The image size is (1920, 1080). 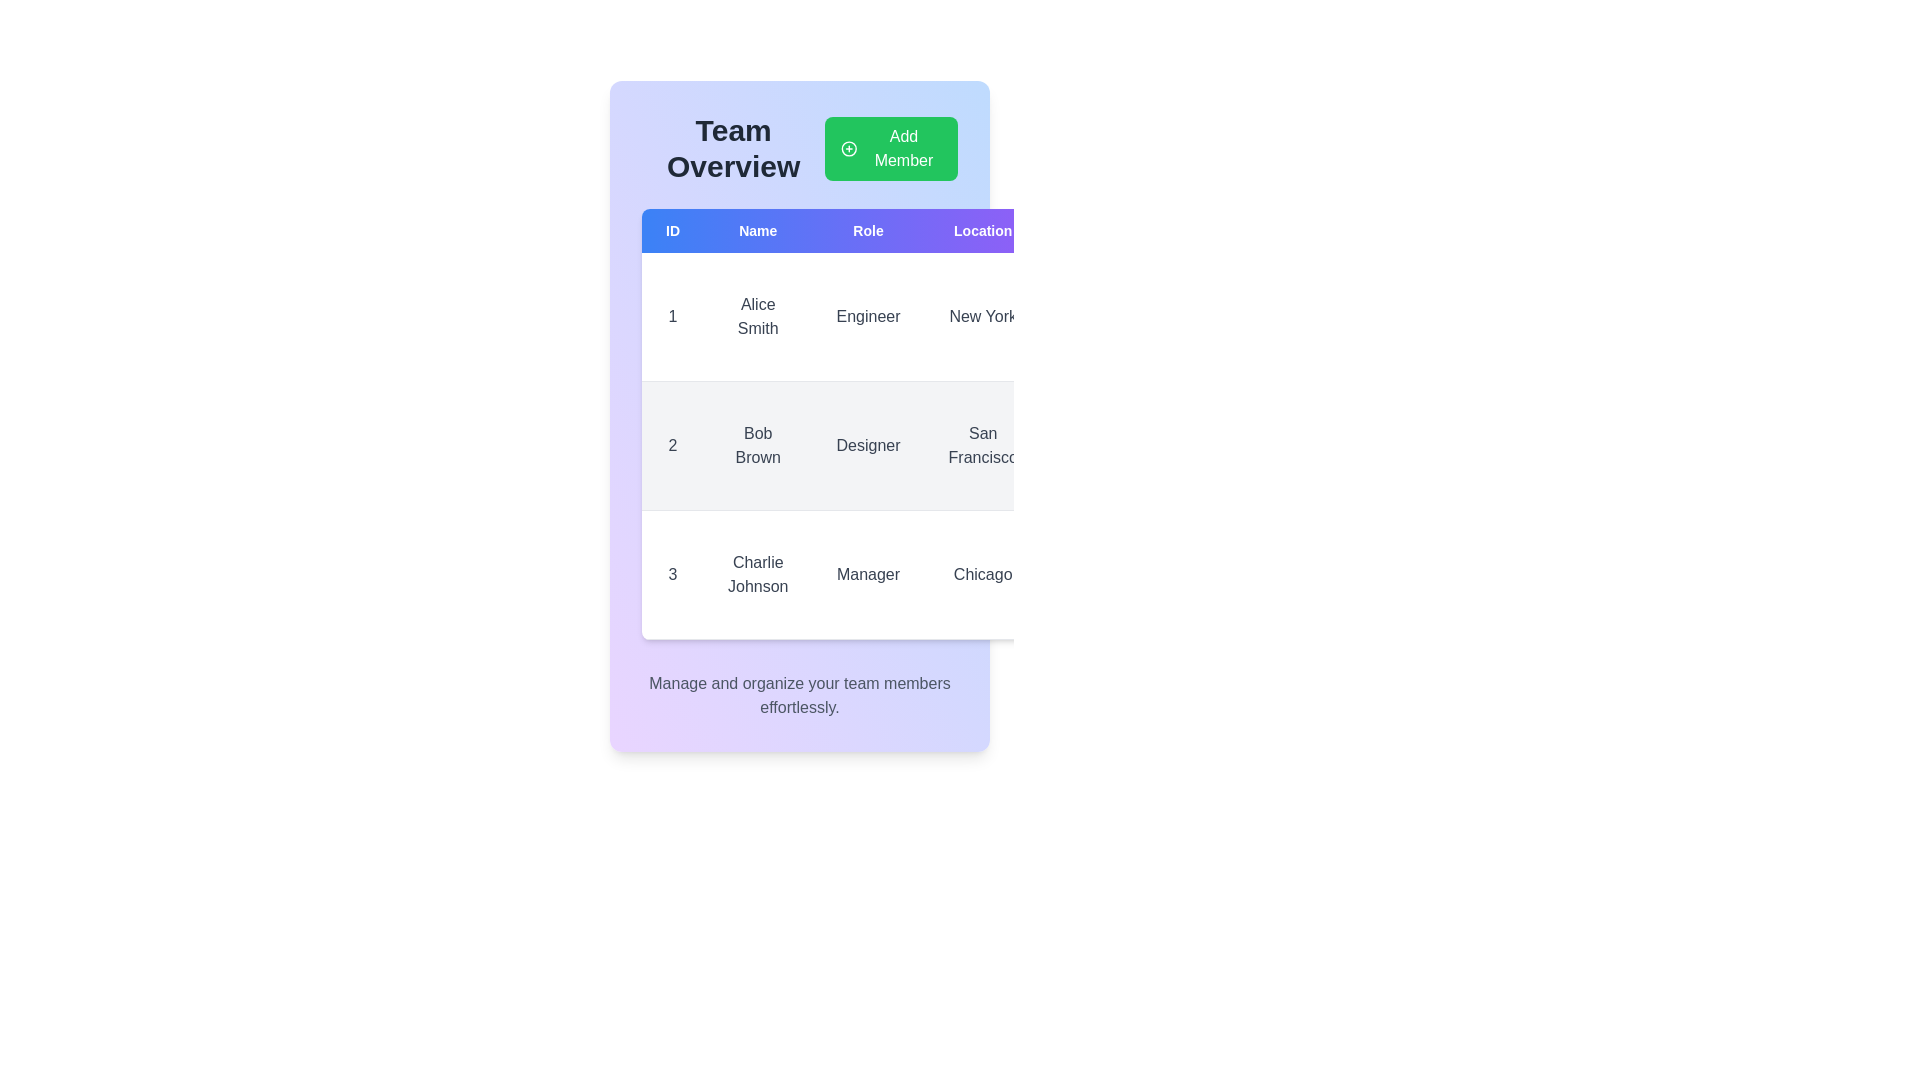 I want to click on the text component displaying the number '1', which is located in the first row and first column of a table, styled with centered alignment and gray tone, so click(x=672, y=315).